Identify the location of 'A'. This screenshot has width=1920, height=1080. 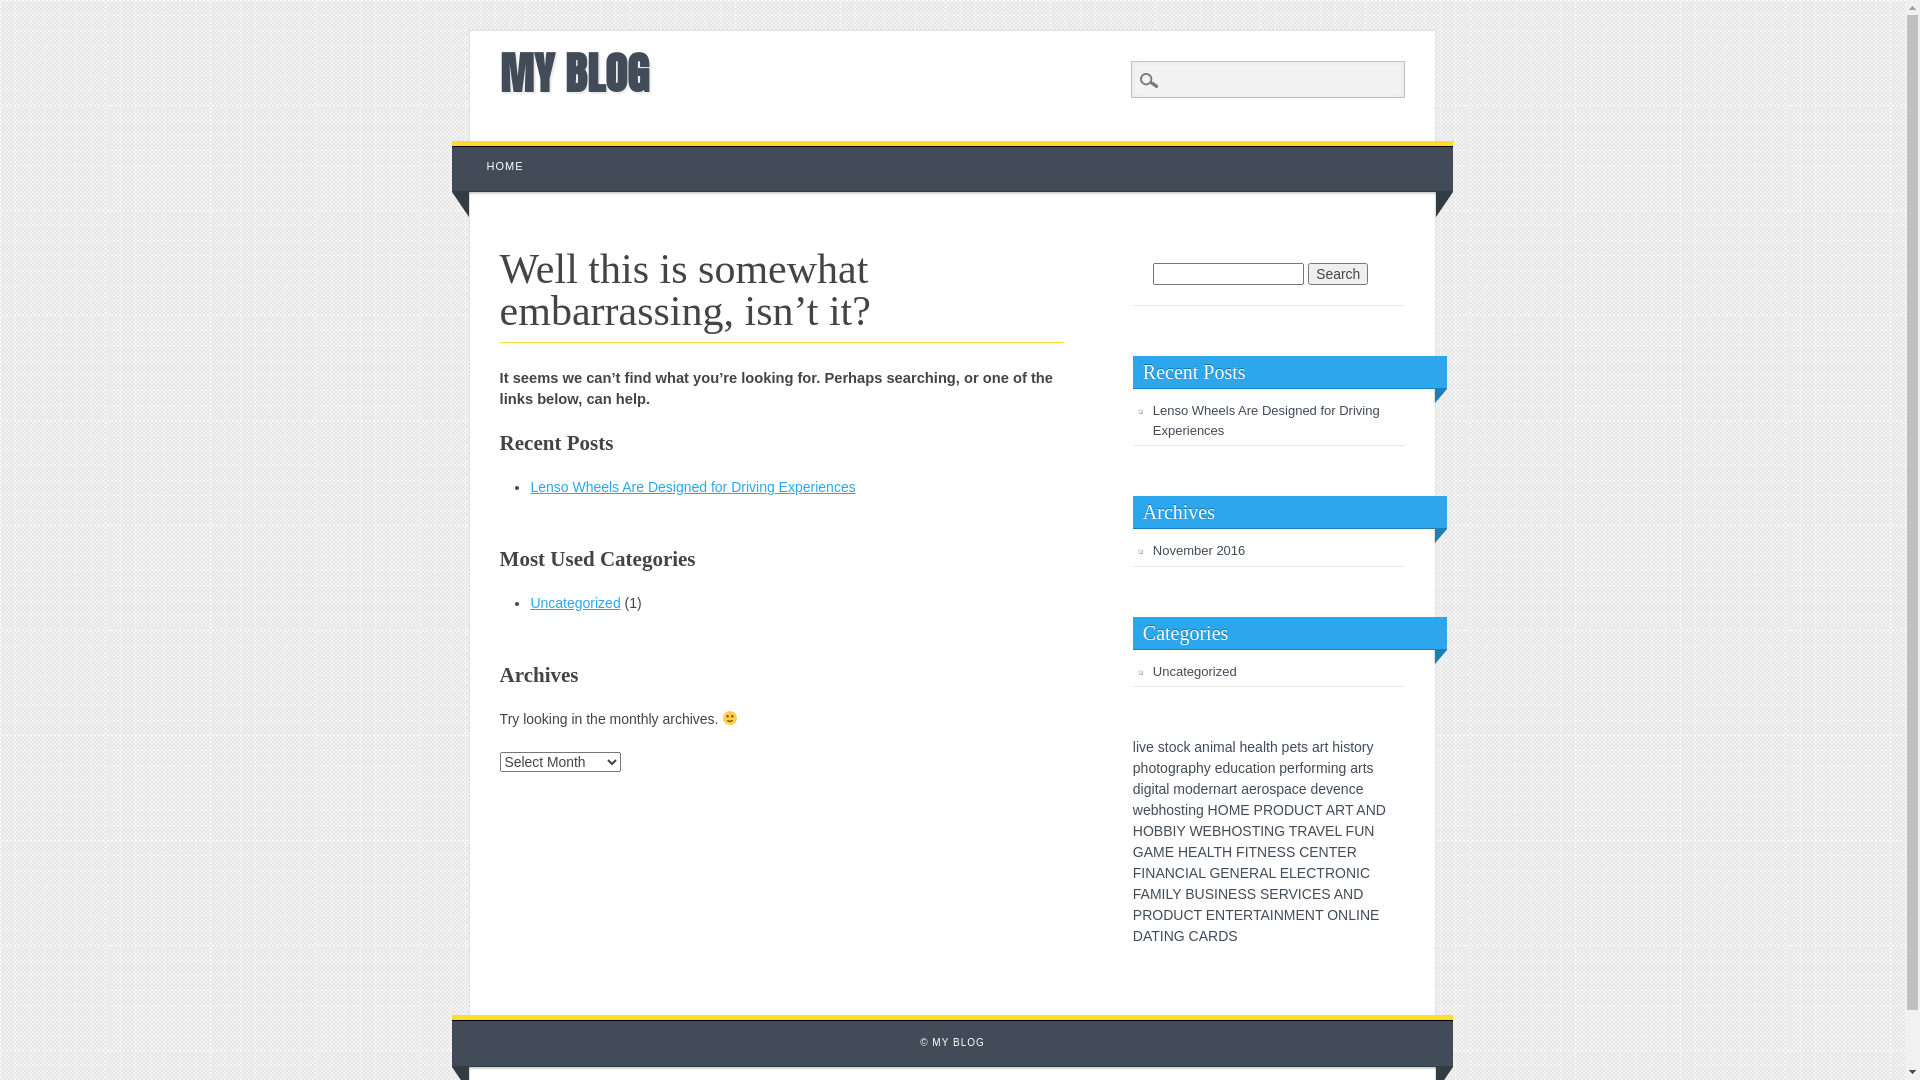
(1189, 871).